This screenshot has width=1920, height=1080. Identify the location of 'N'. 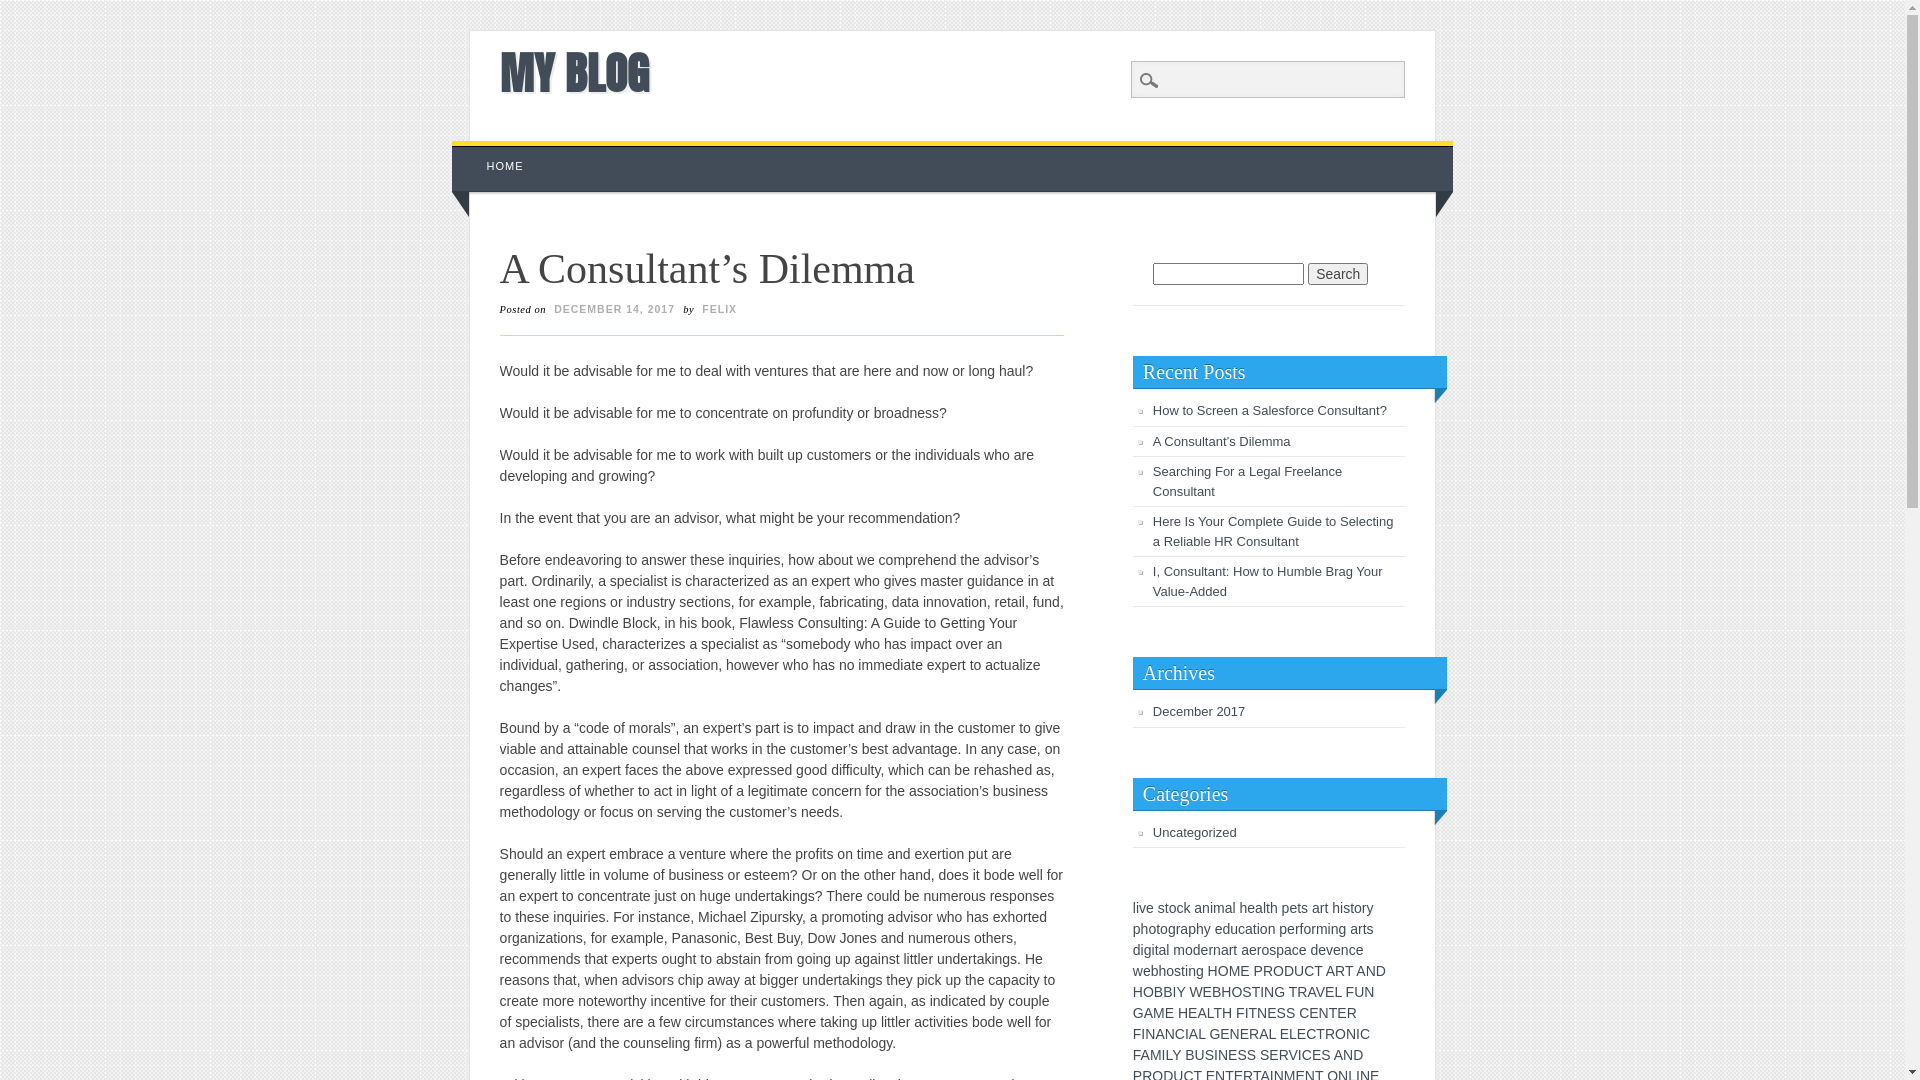
(1170, 1033).